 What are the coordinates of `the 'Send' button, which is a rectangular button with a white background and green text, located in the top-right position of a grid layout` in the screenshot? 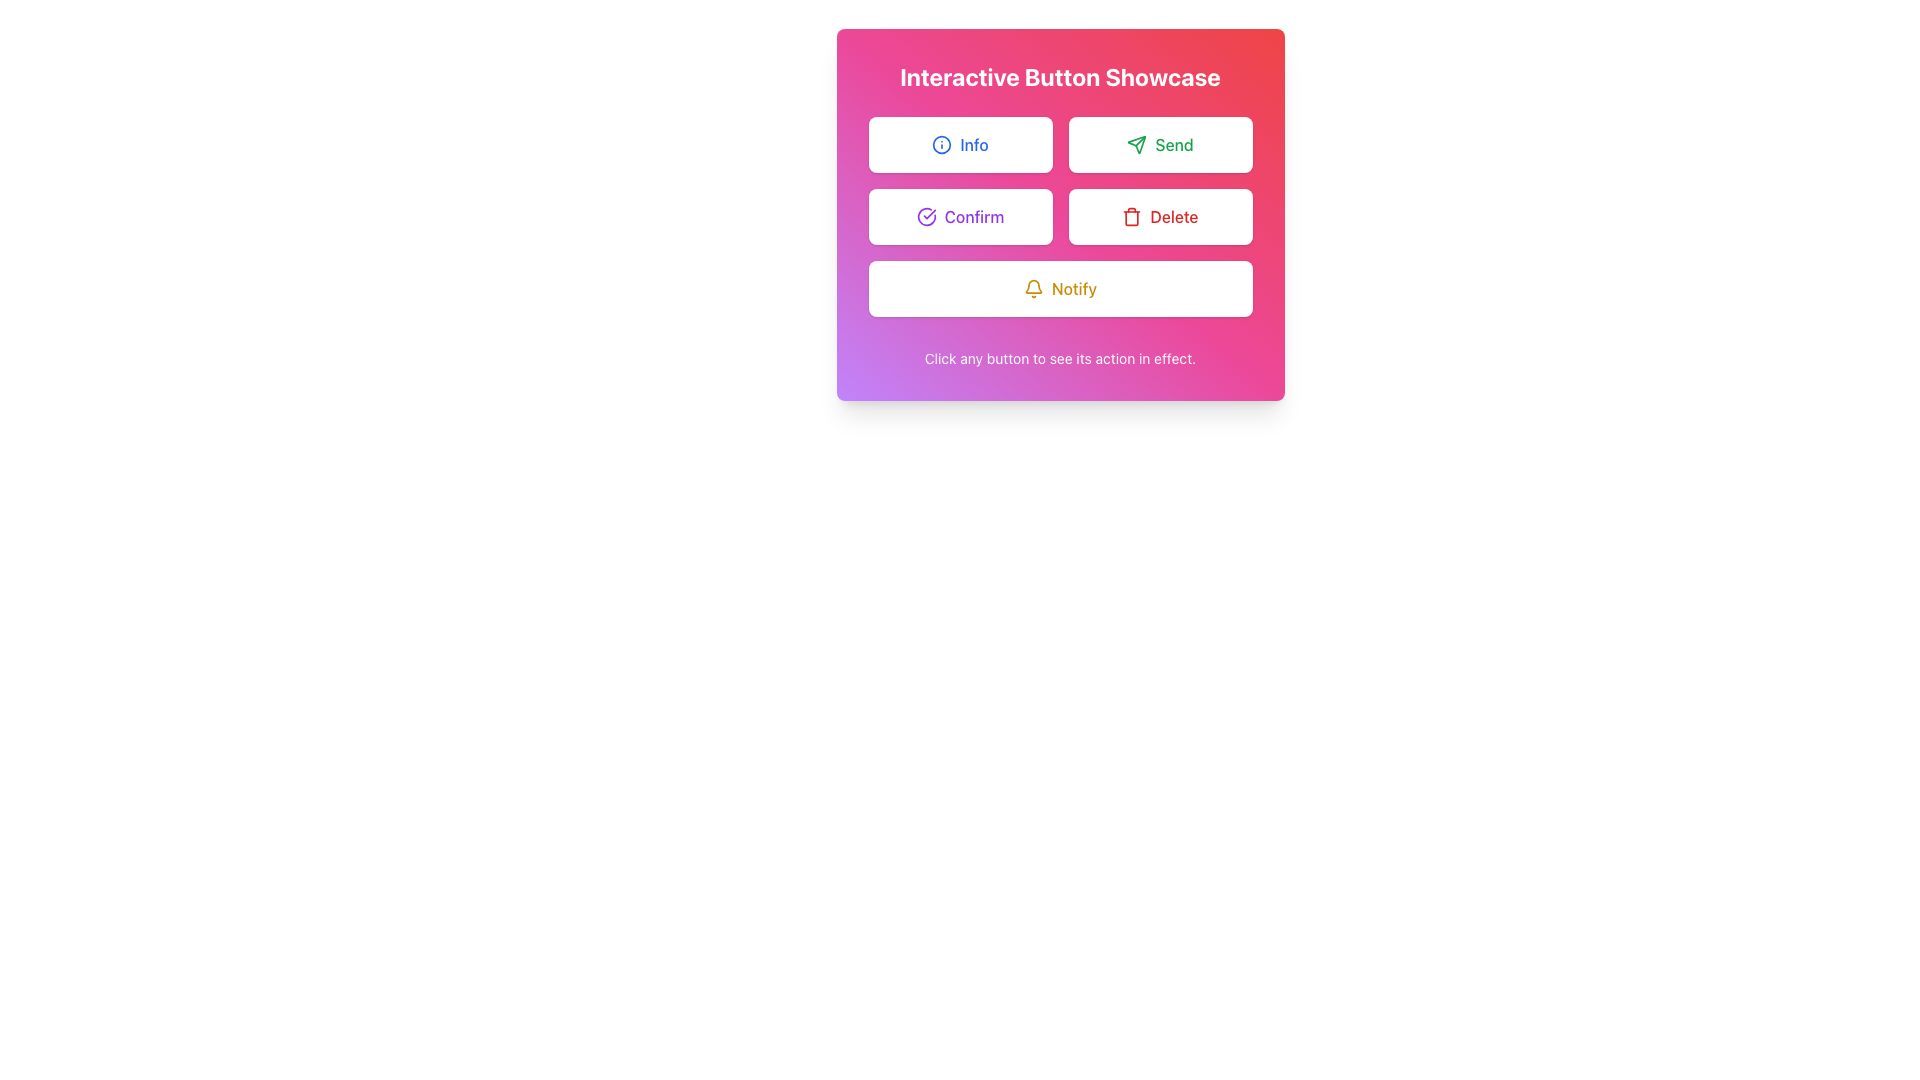 It's located at (1160, 144).